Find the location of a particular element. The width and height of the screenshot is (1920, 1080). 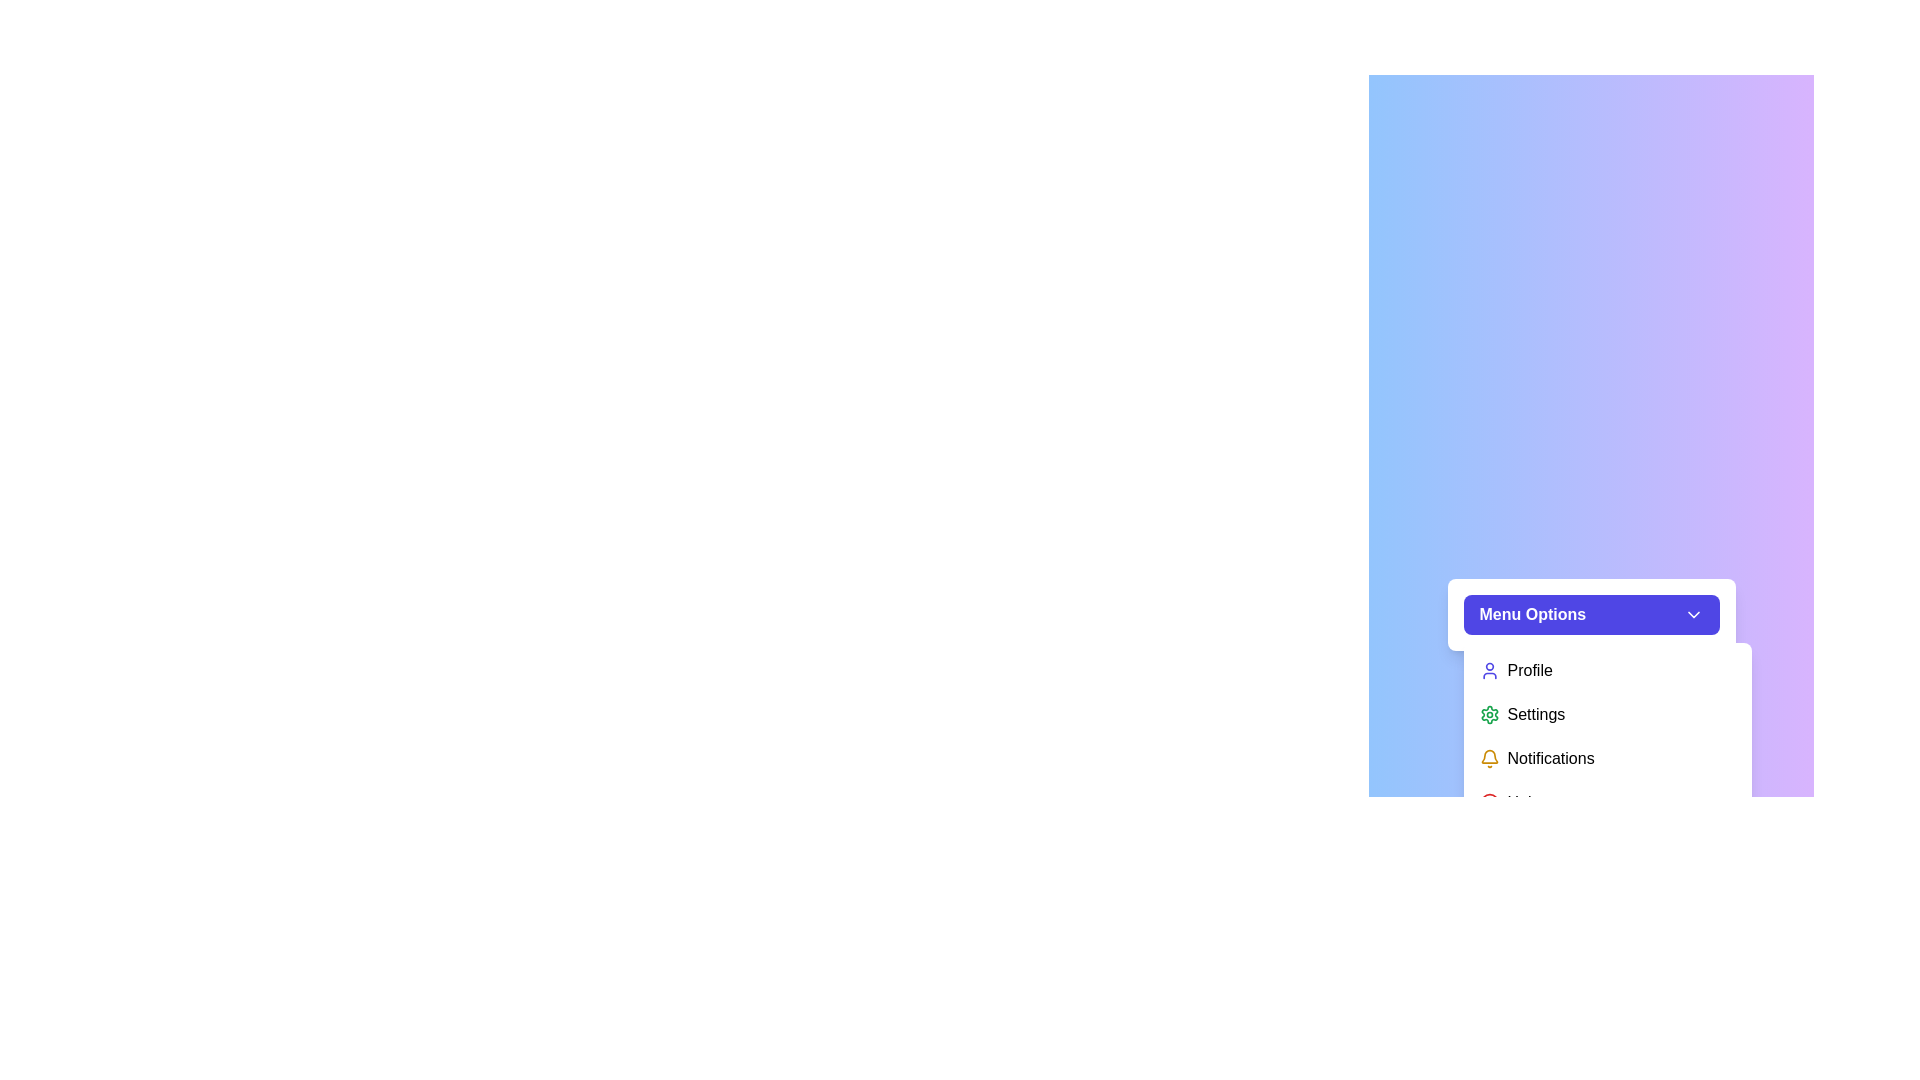

the 'Profile' icon located to the left of the 'Profile' text in the vertical menu is located at coordinates (1489, 671).